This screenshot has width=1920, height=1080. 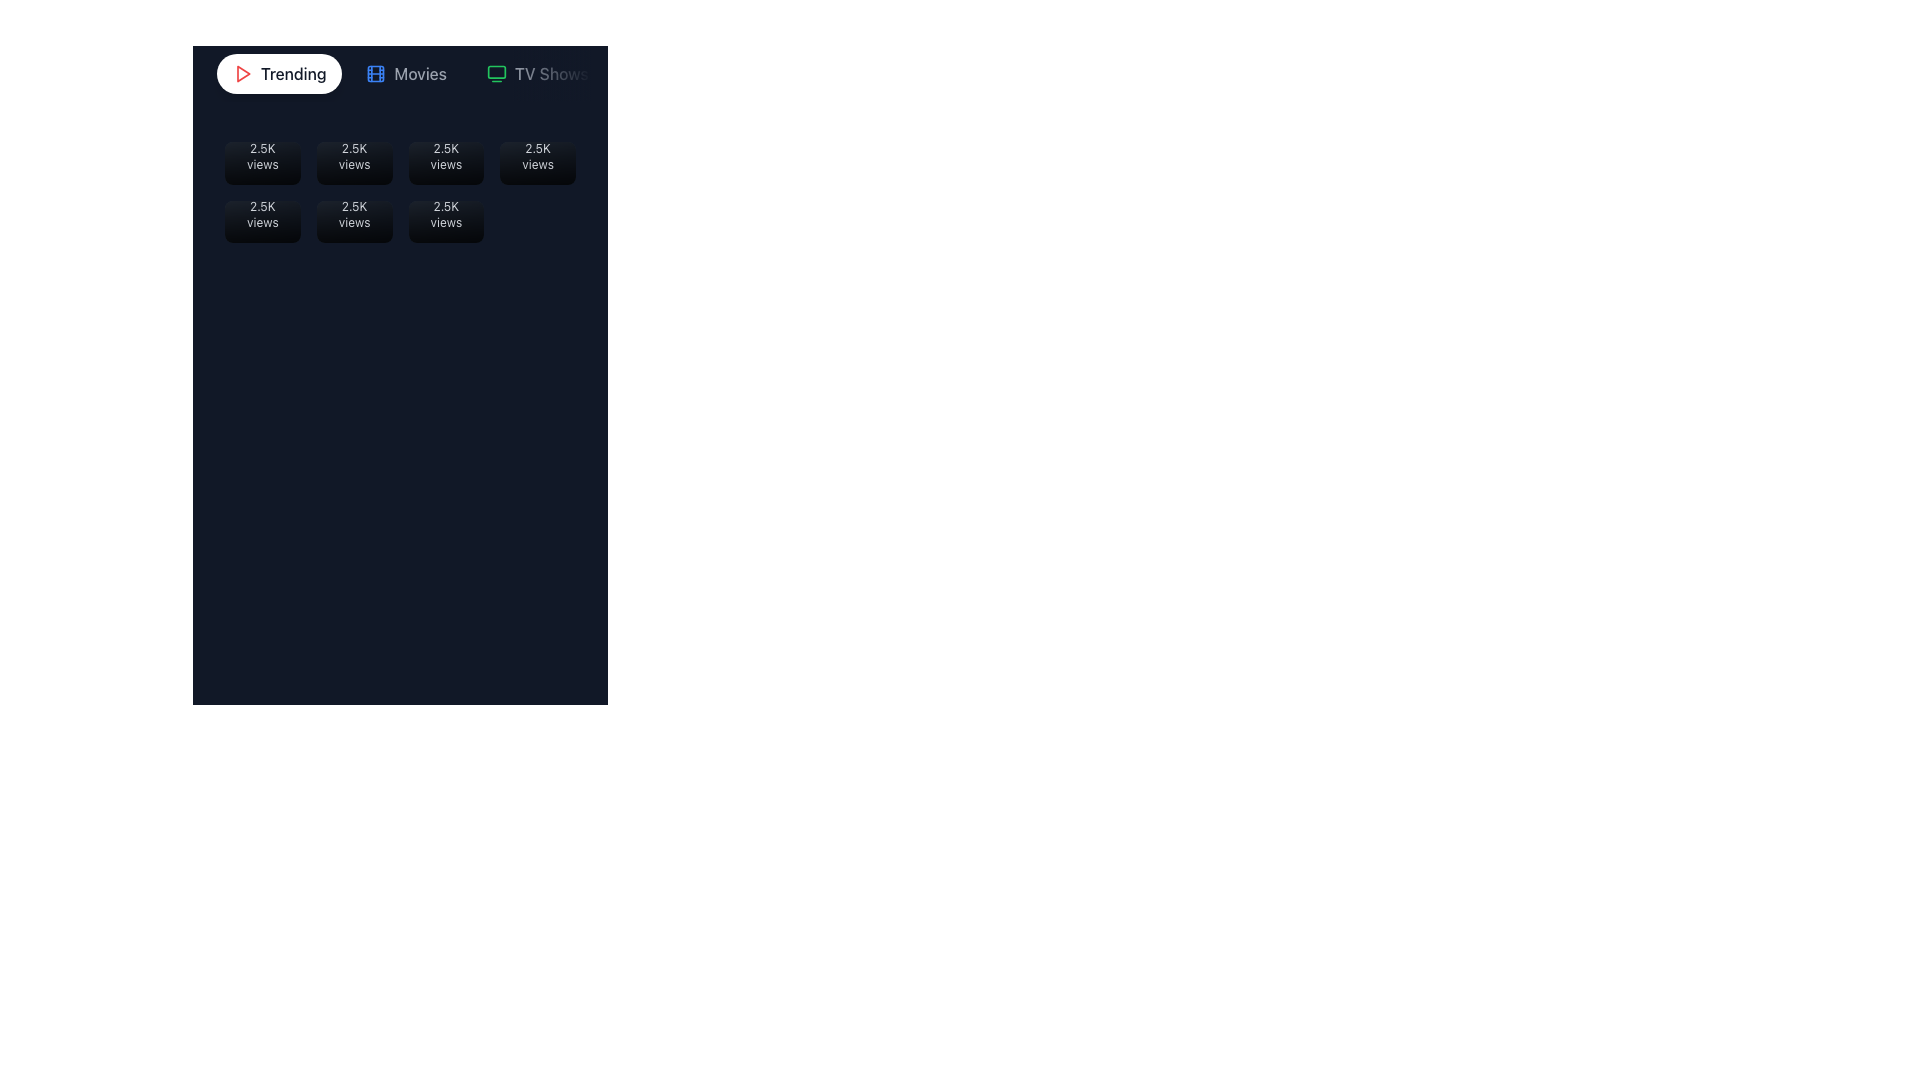 What do you see at coordinates (445, 162) in the screenshot?
I see `the text label component displaying '2.5K views' that is centered on a dark background, positioned as the third item in the first row of content items` at bounding box center [445, 162].